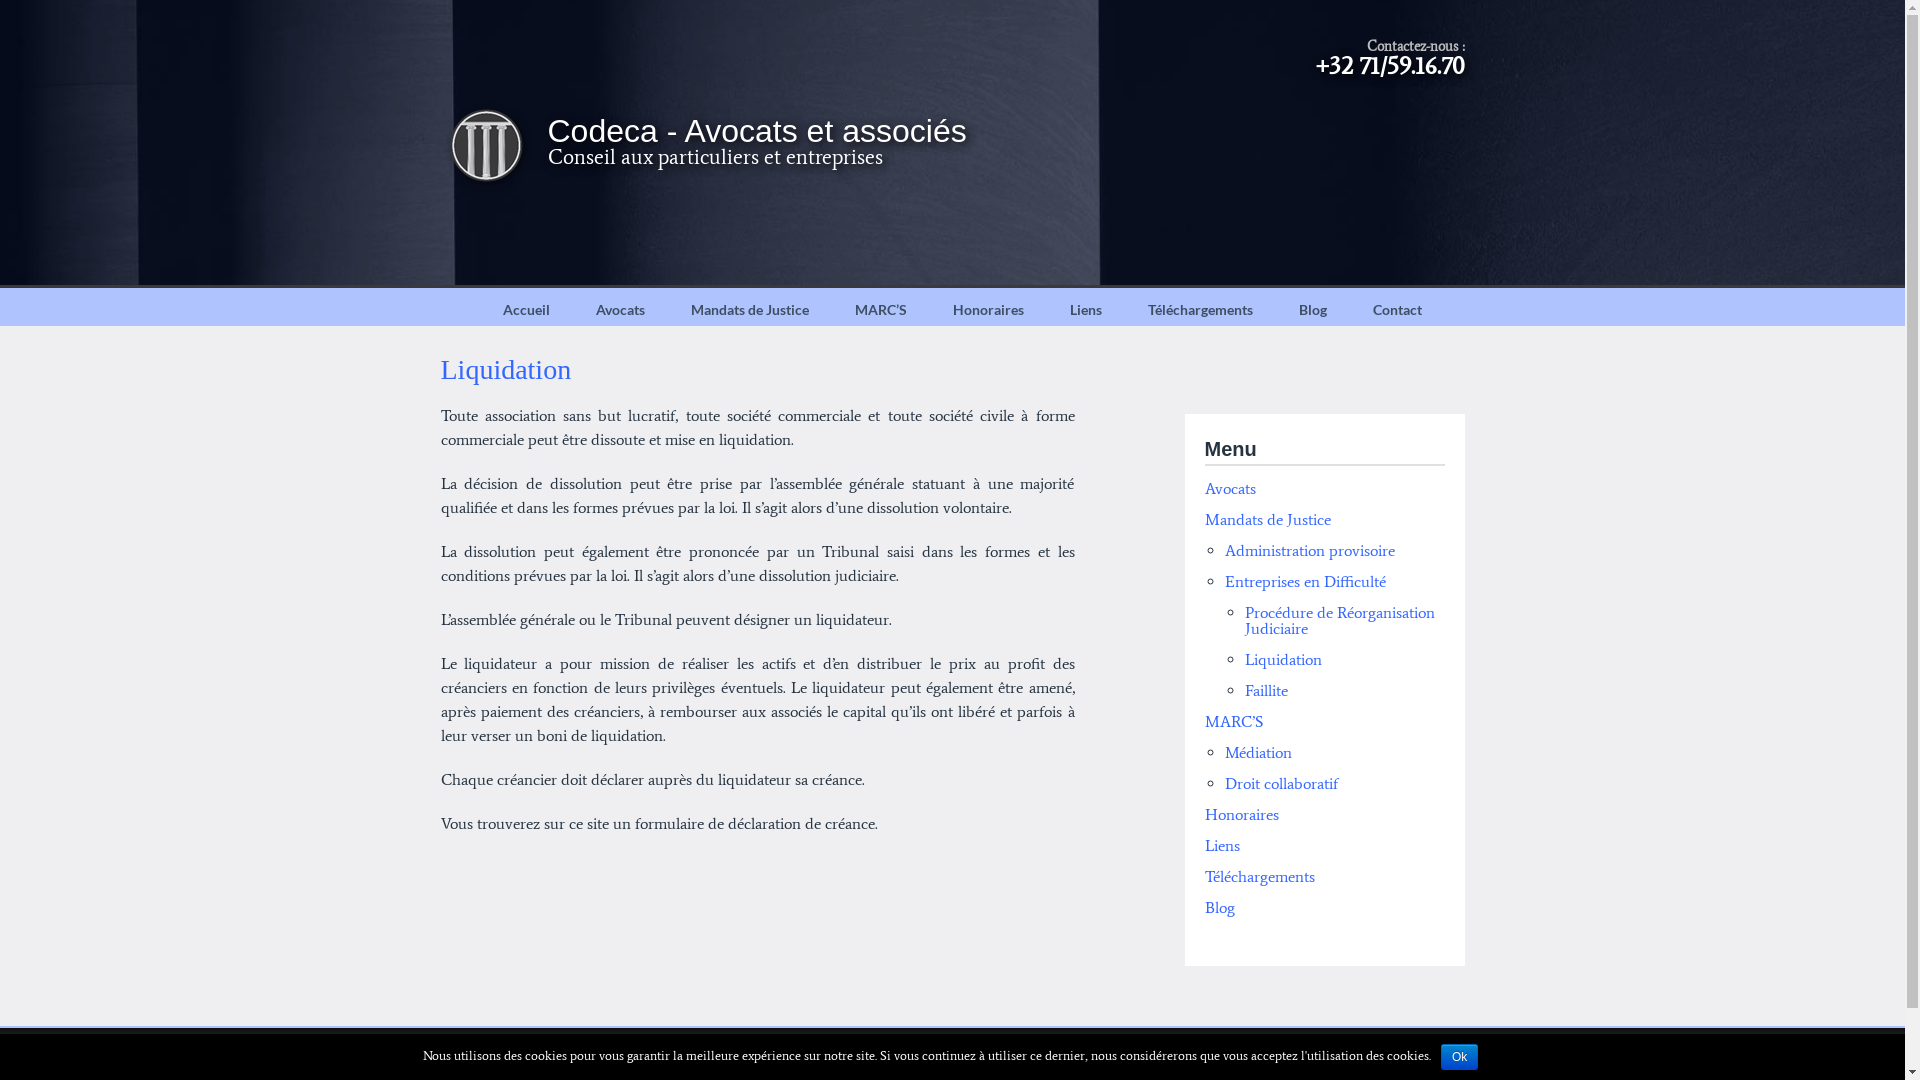  I want to click on 'Liquidation', so click(1282, 659).